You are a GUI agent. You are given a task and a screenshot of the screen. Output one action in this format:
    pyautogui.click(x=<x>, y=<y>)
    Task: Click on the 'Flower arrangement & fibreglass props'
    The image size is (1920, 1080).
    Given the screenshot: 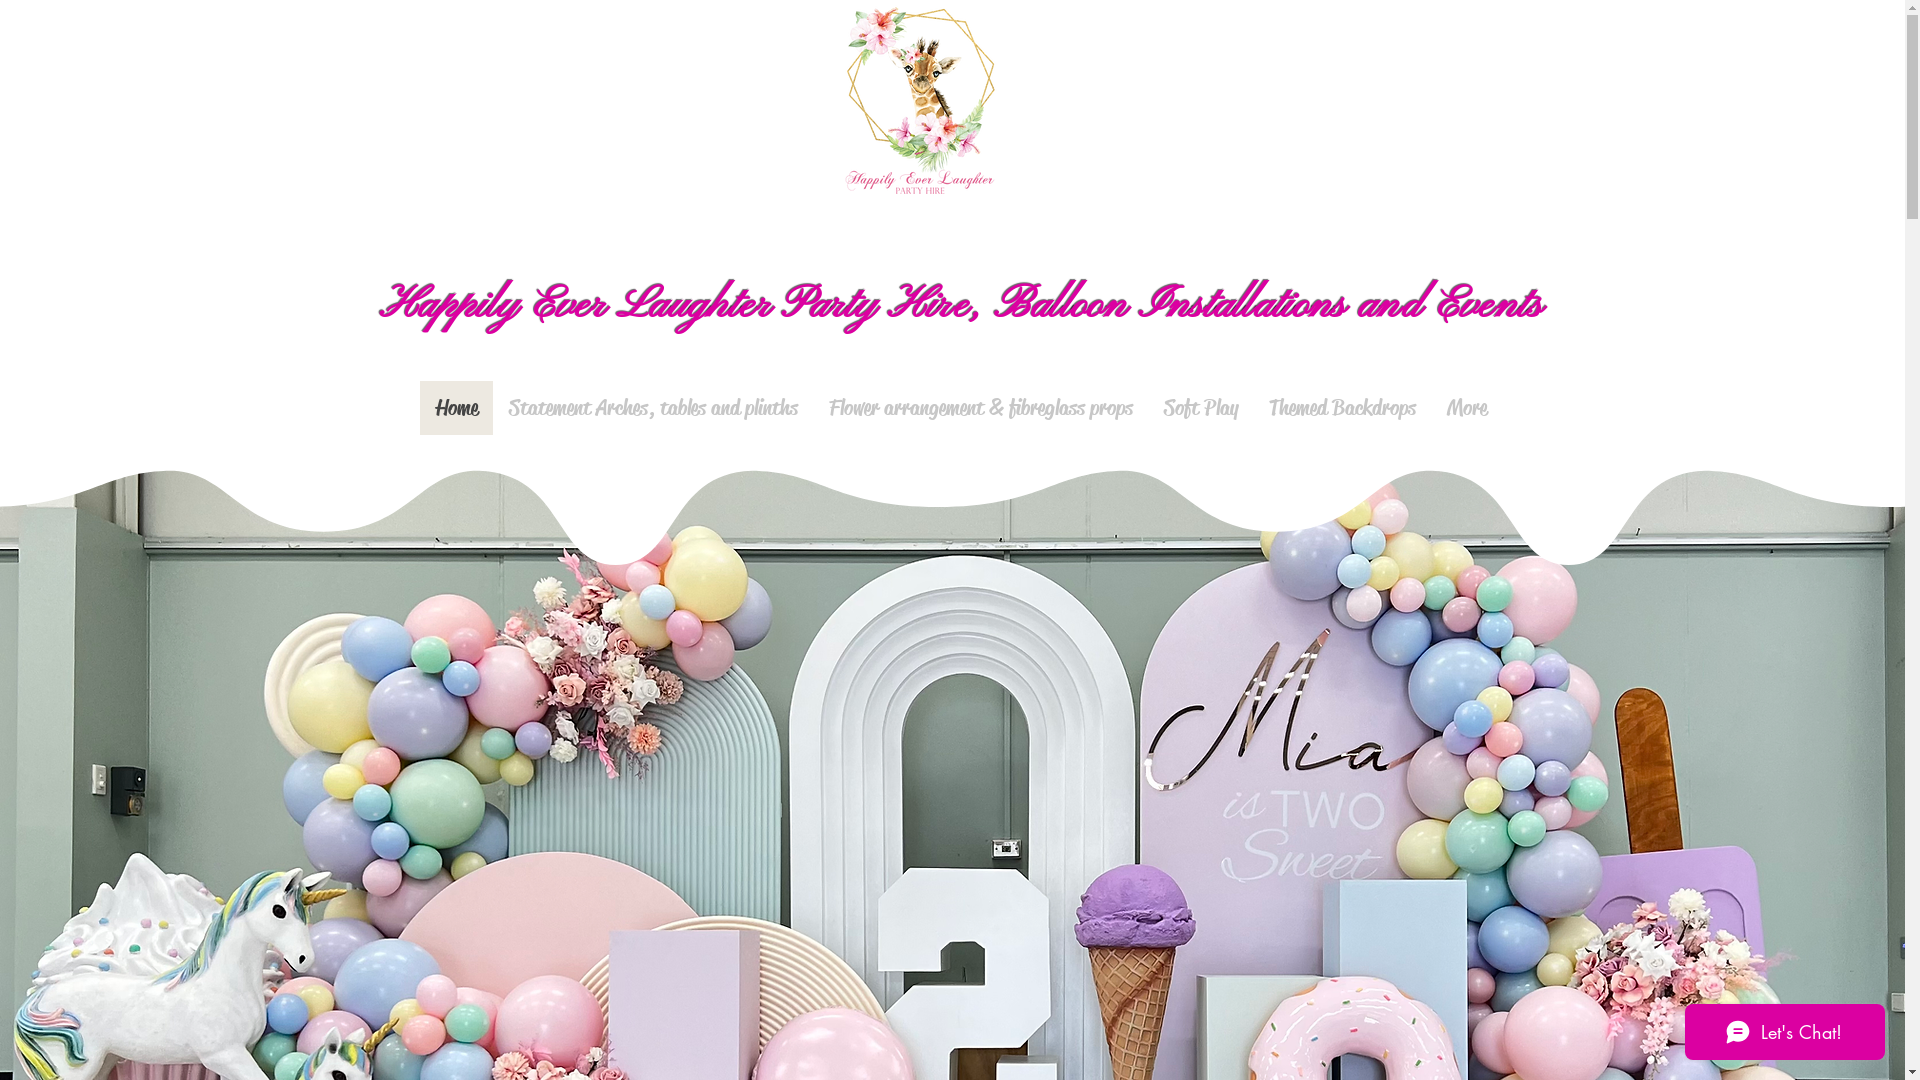 What is the action you would take?
    pyautogui.click(x=979, y=407)
    